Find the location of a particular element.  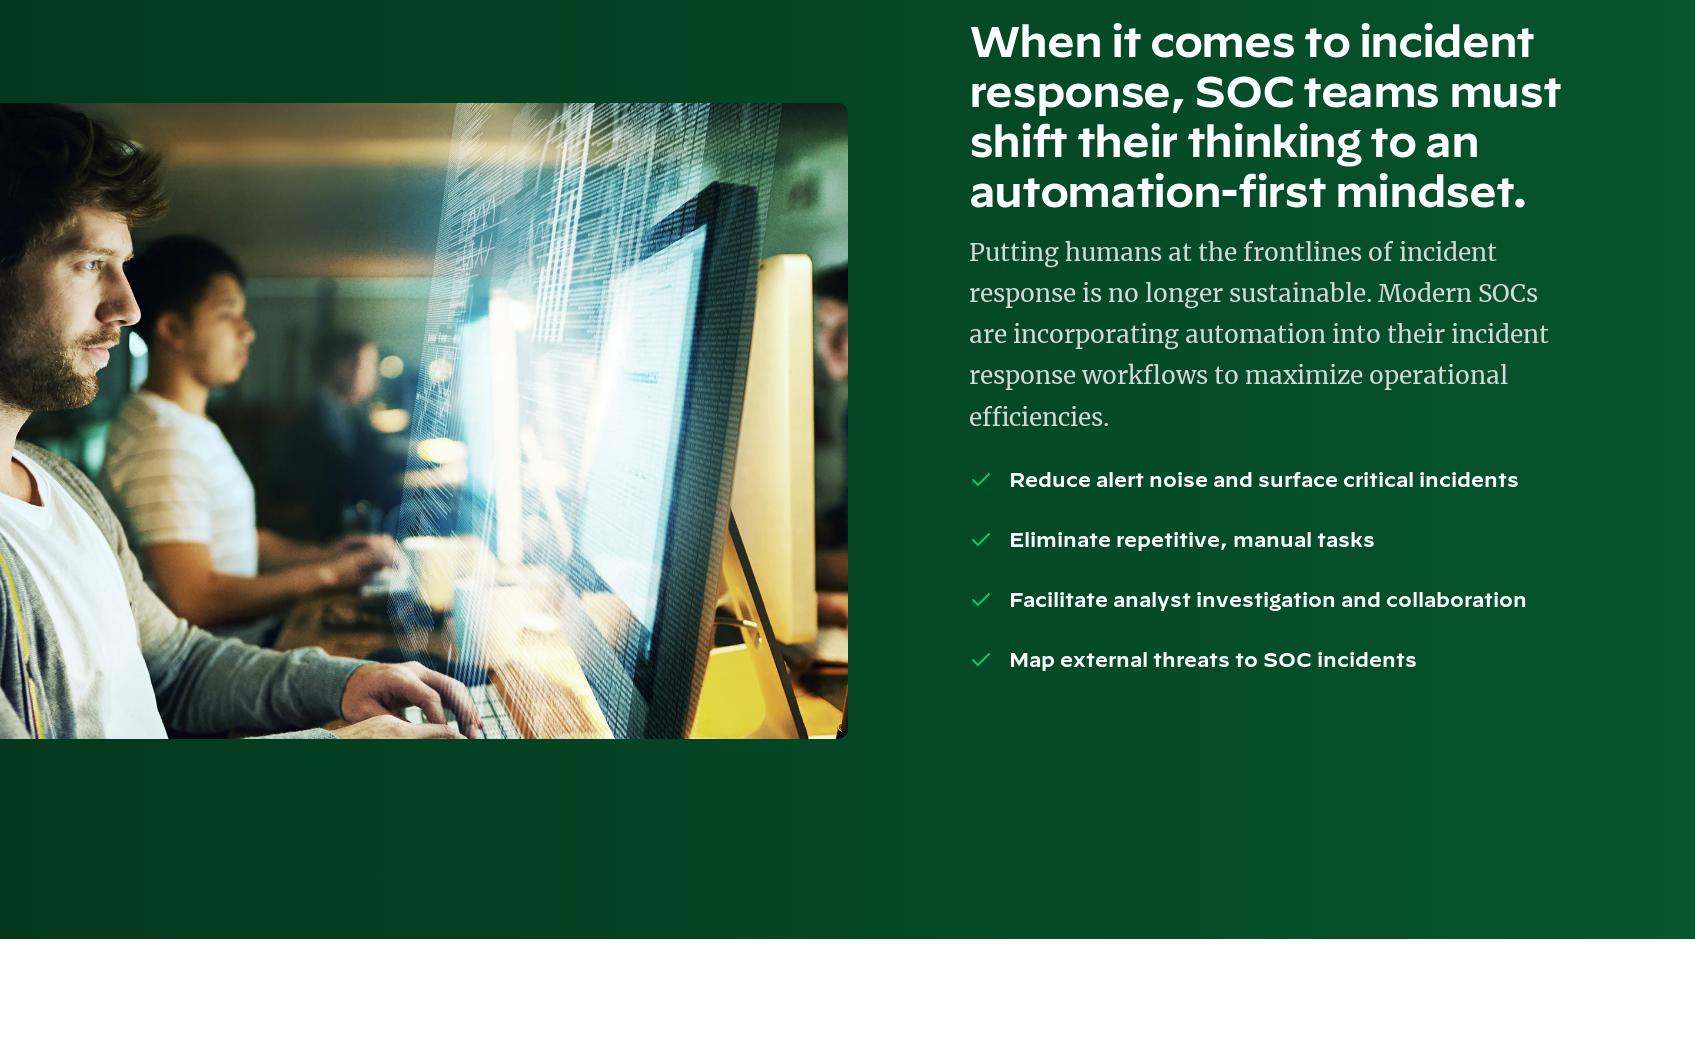

'Privacy Statement' is located at coordinates (1251, 497).